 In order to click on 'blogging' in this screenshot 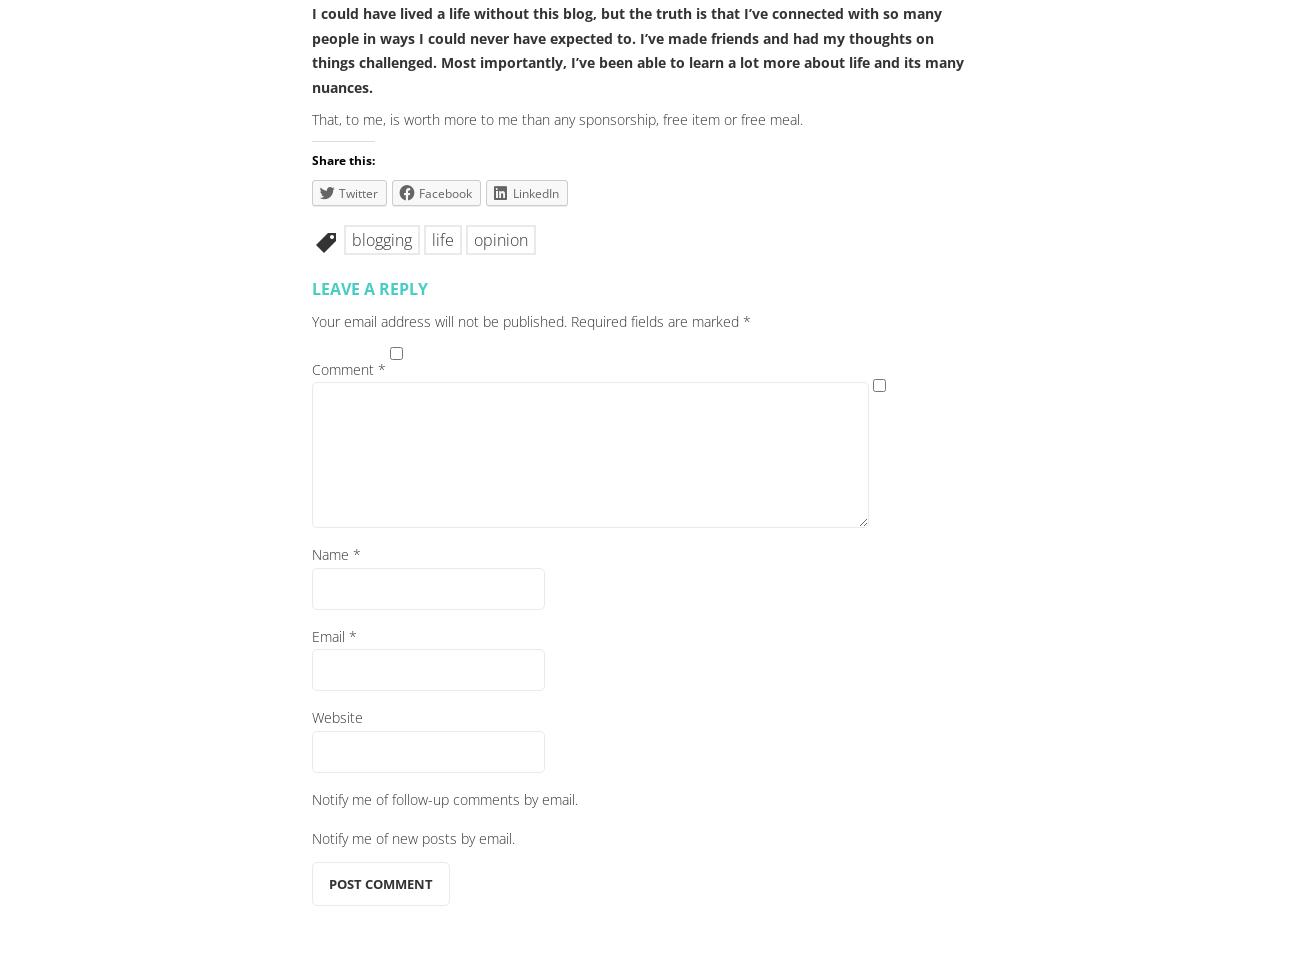, I will do `click(381, 238)`.